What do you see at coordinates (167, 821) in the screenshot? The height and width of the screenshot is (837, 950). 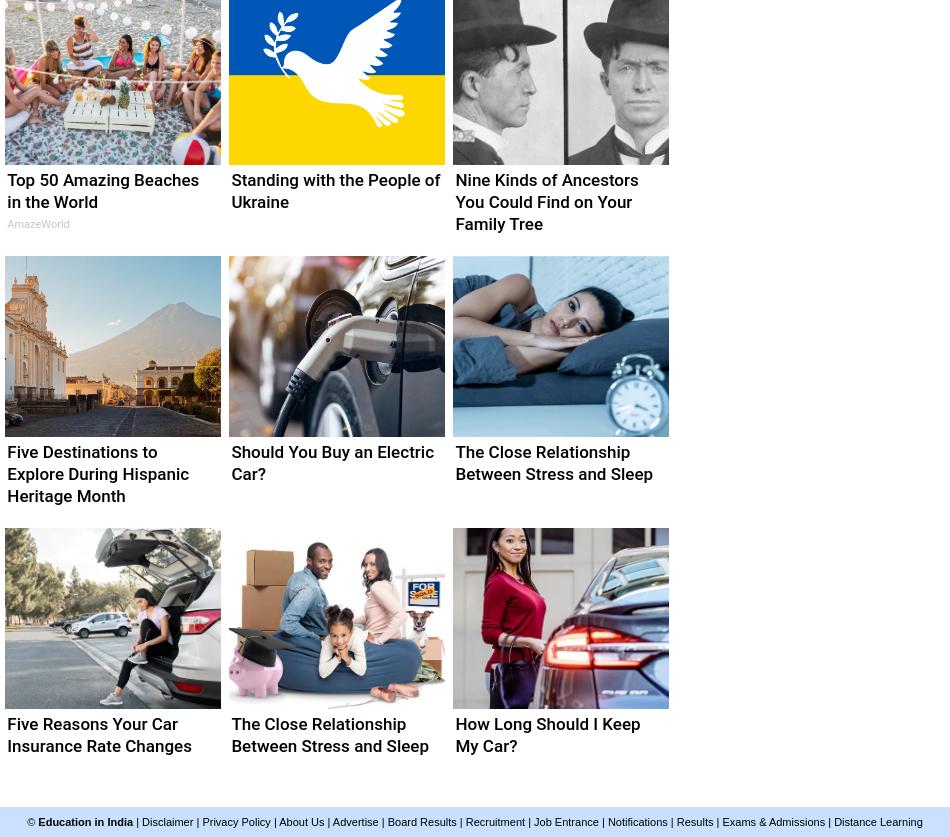 I see `'Disclaimer'` at bounding box center [167, 821].